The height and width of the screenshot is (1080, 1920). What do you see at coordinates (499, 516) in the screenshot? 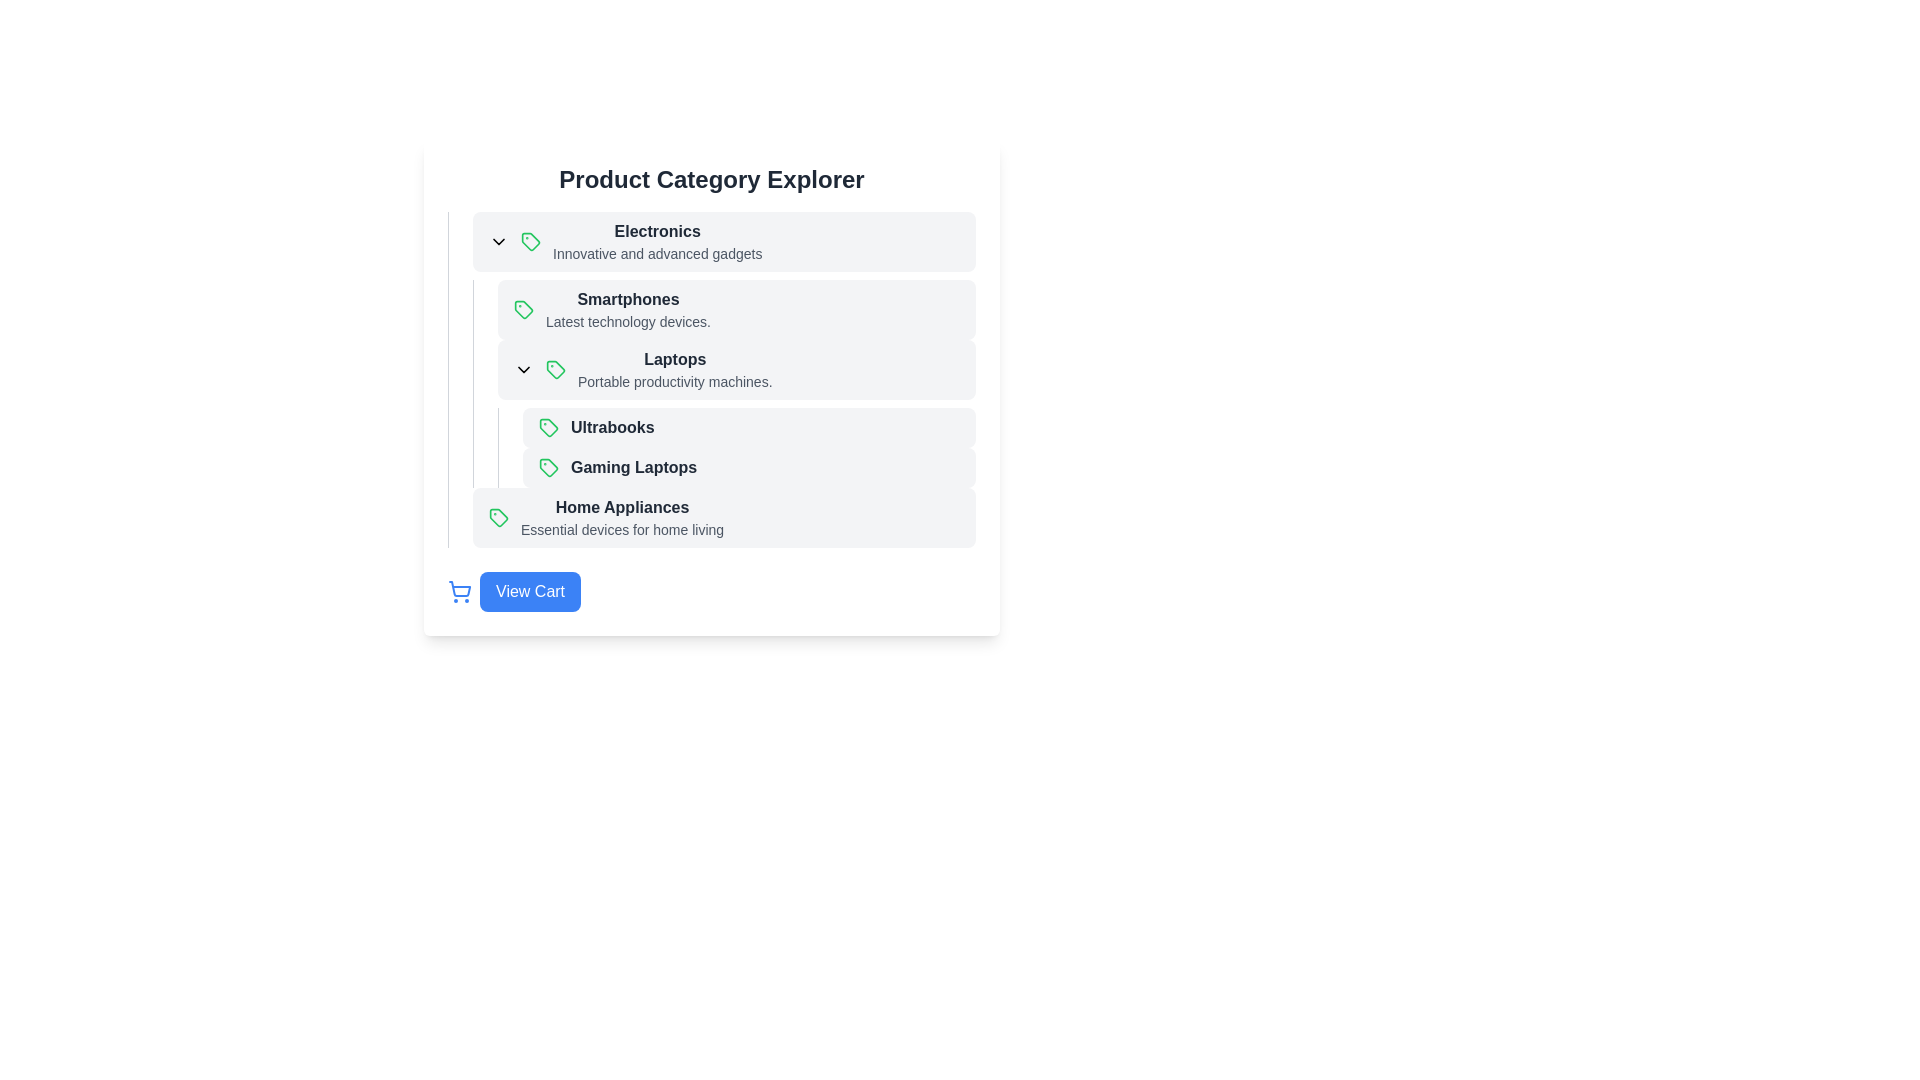
I see `the 'Home Appliances' icon, which is a tag-shaped icon with a green border and white interior, positioned to the left of the 'Home Appliances' text label` at bounding box center [499, 516].